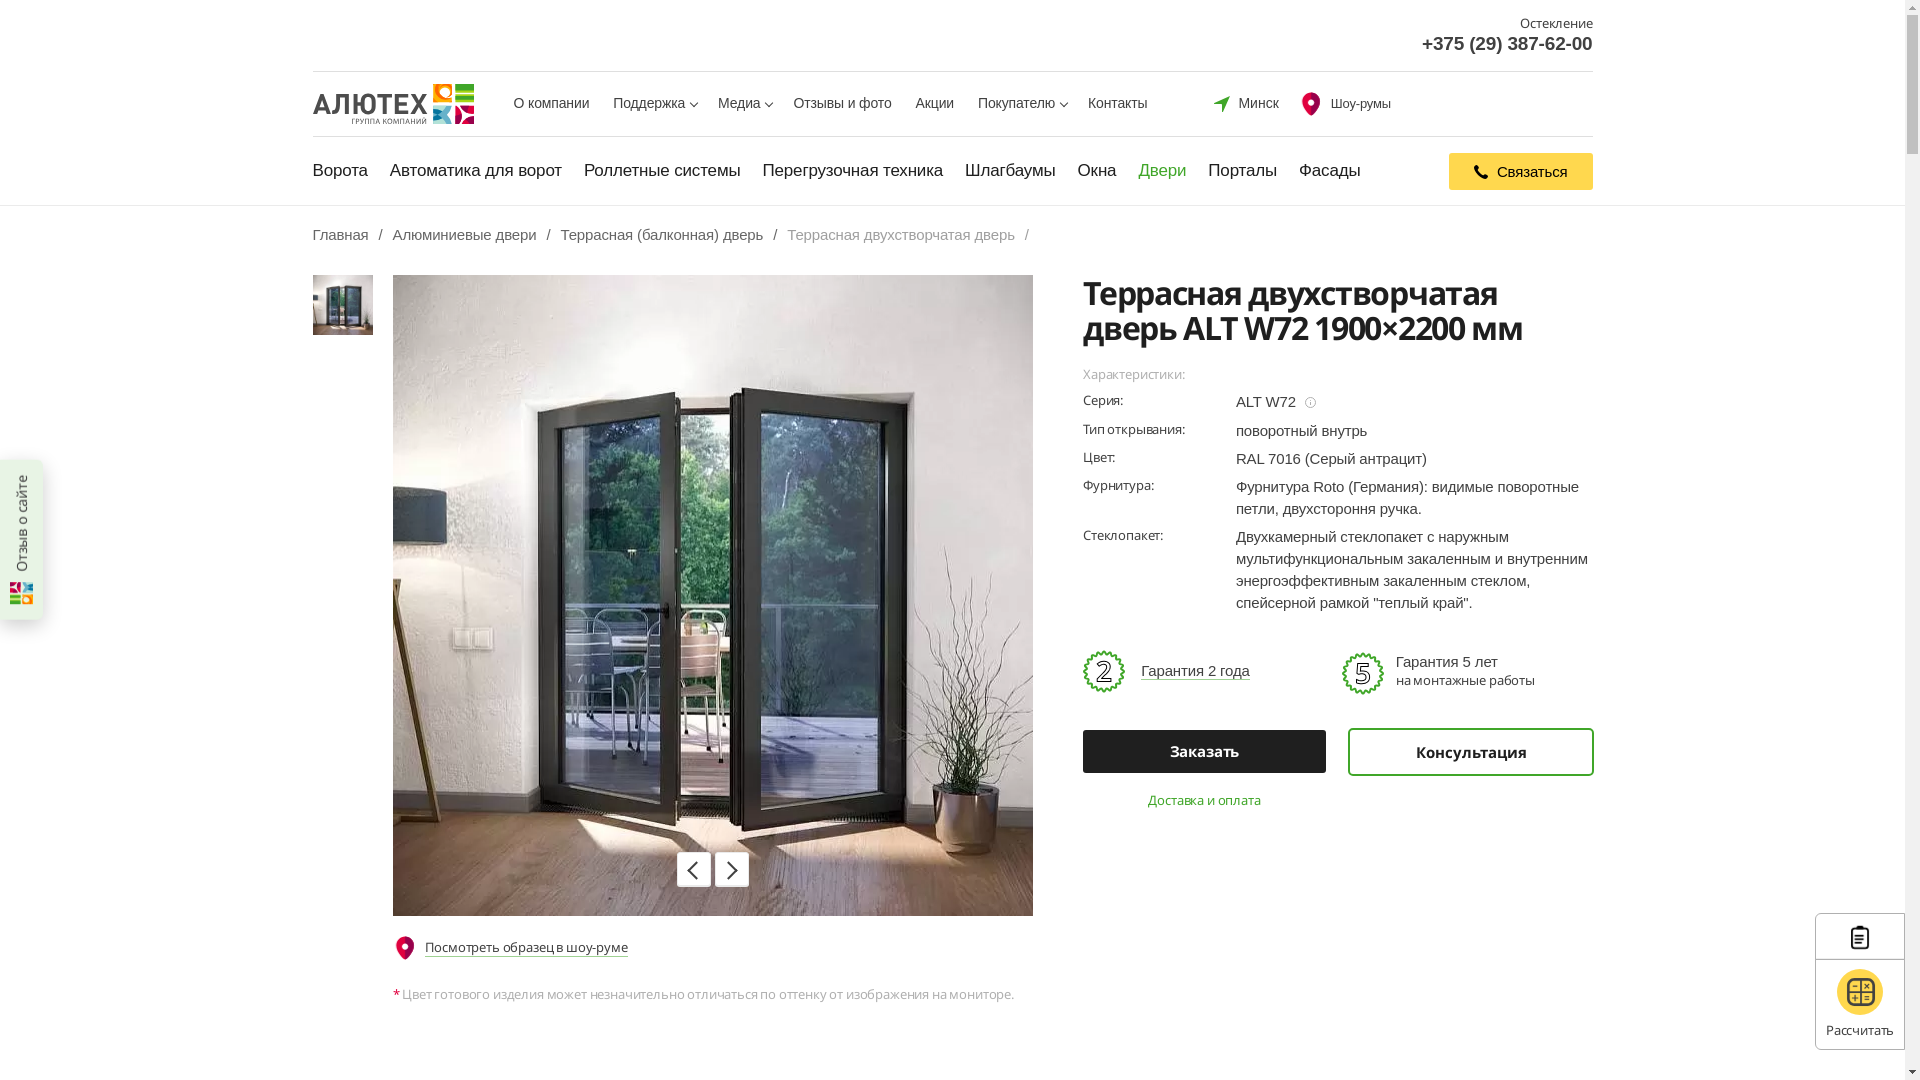  I want to click on '+375 (29) 387-62-00', so click(1507, 43).